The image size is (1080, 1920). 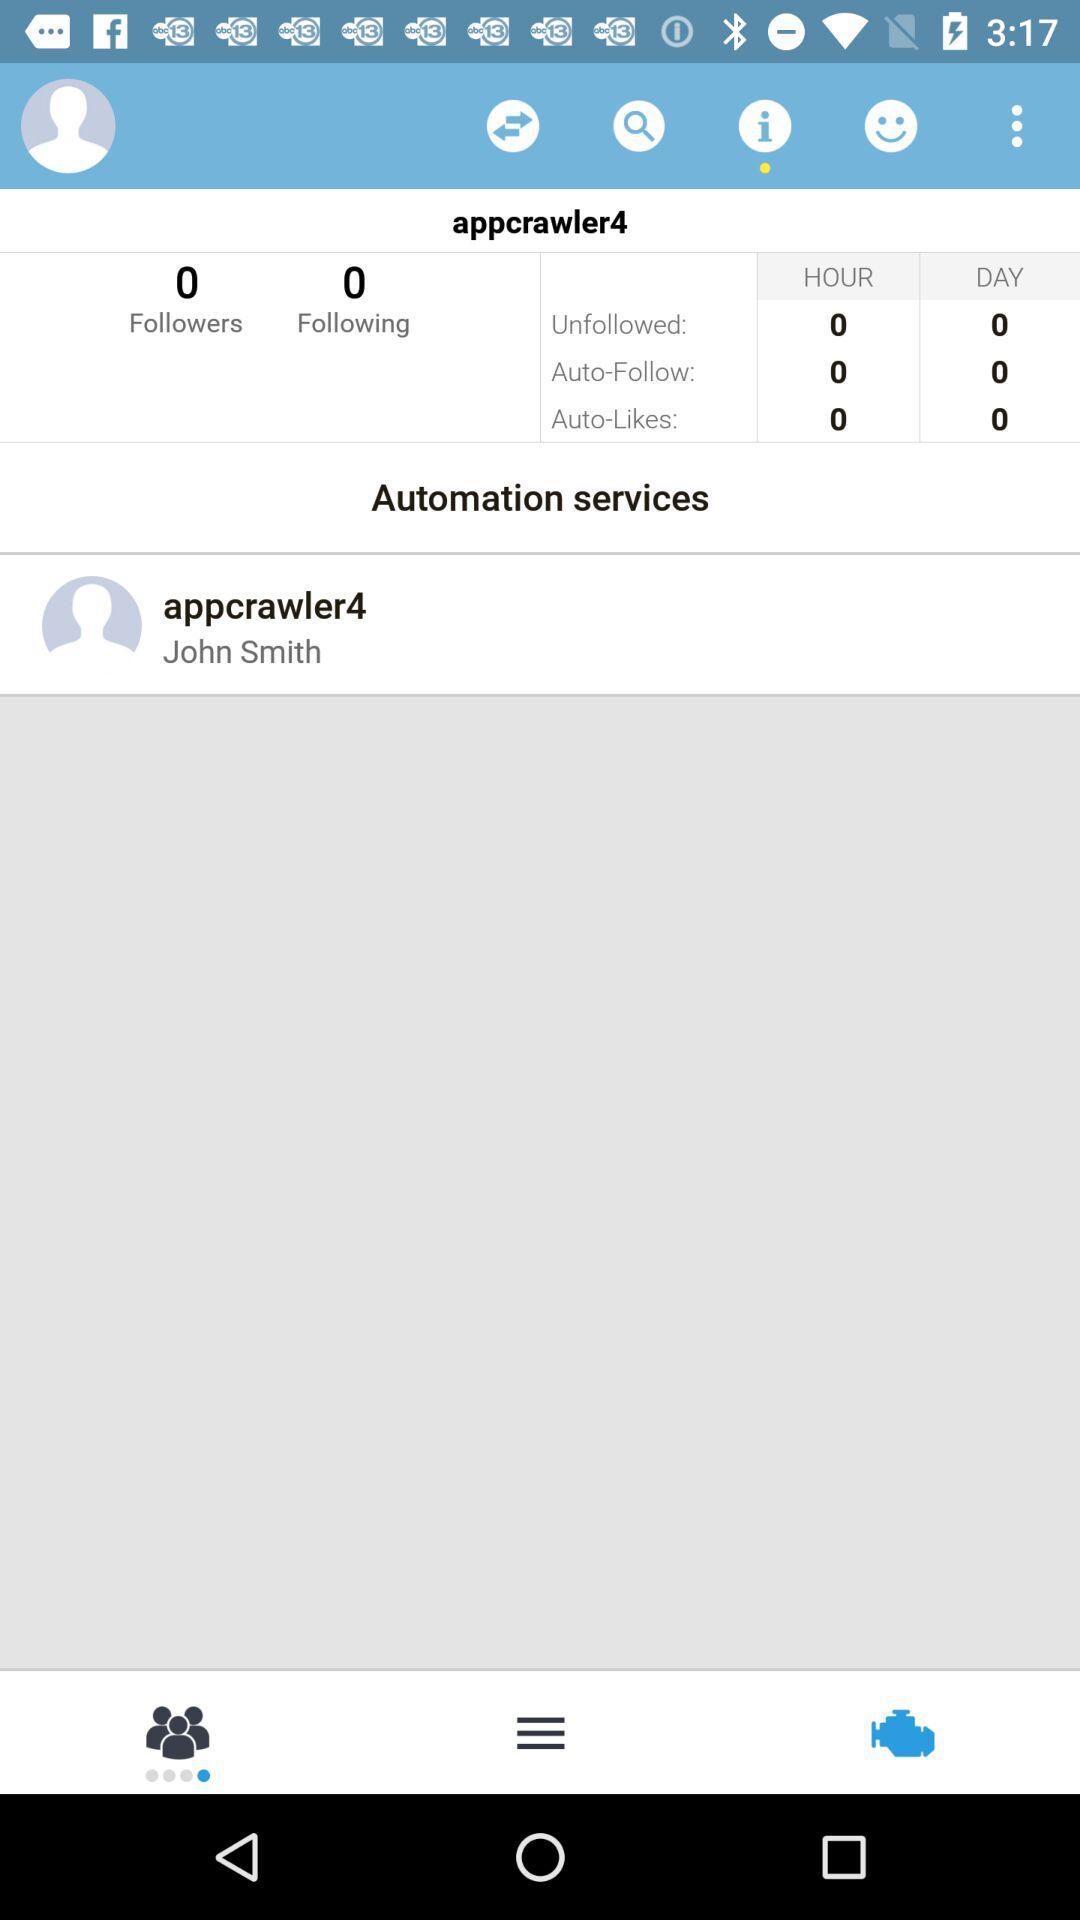 I want to click on icon above the appcrawler4, so click(x=764, y=124).